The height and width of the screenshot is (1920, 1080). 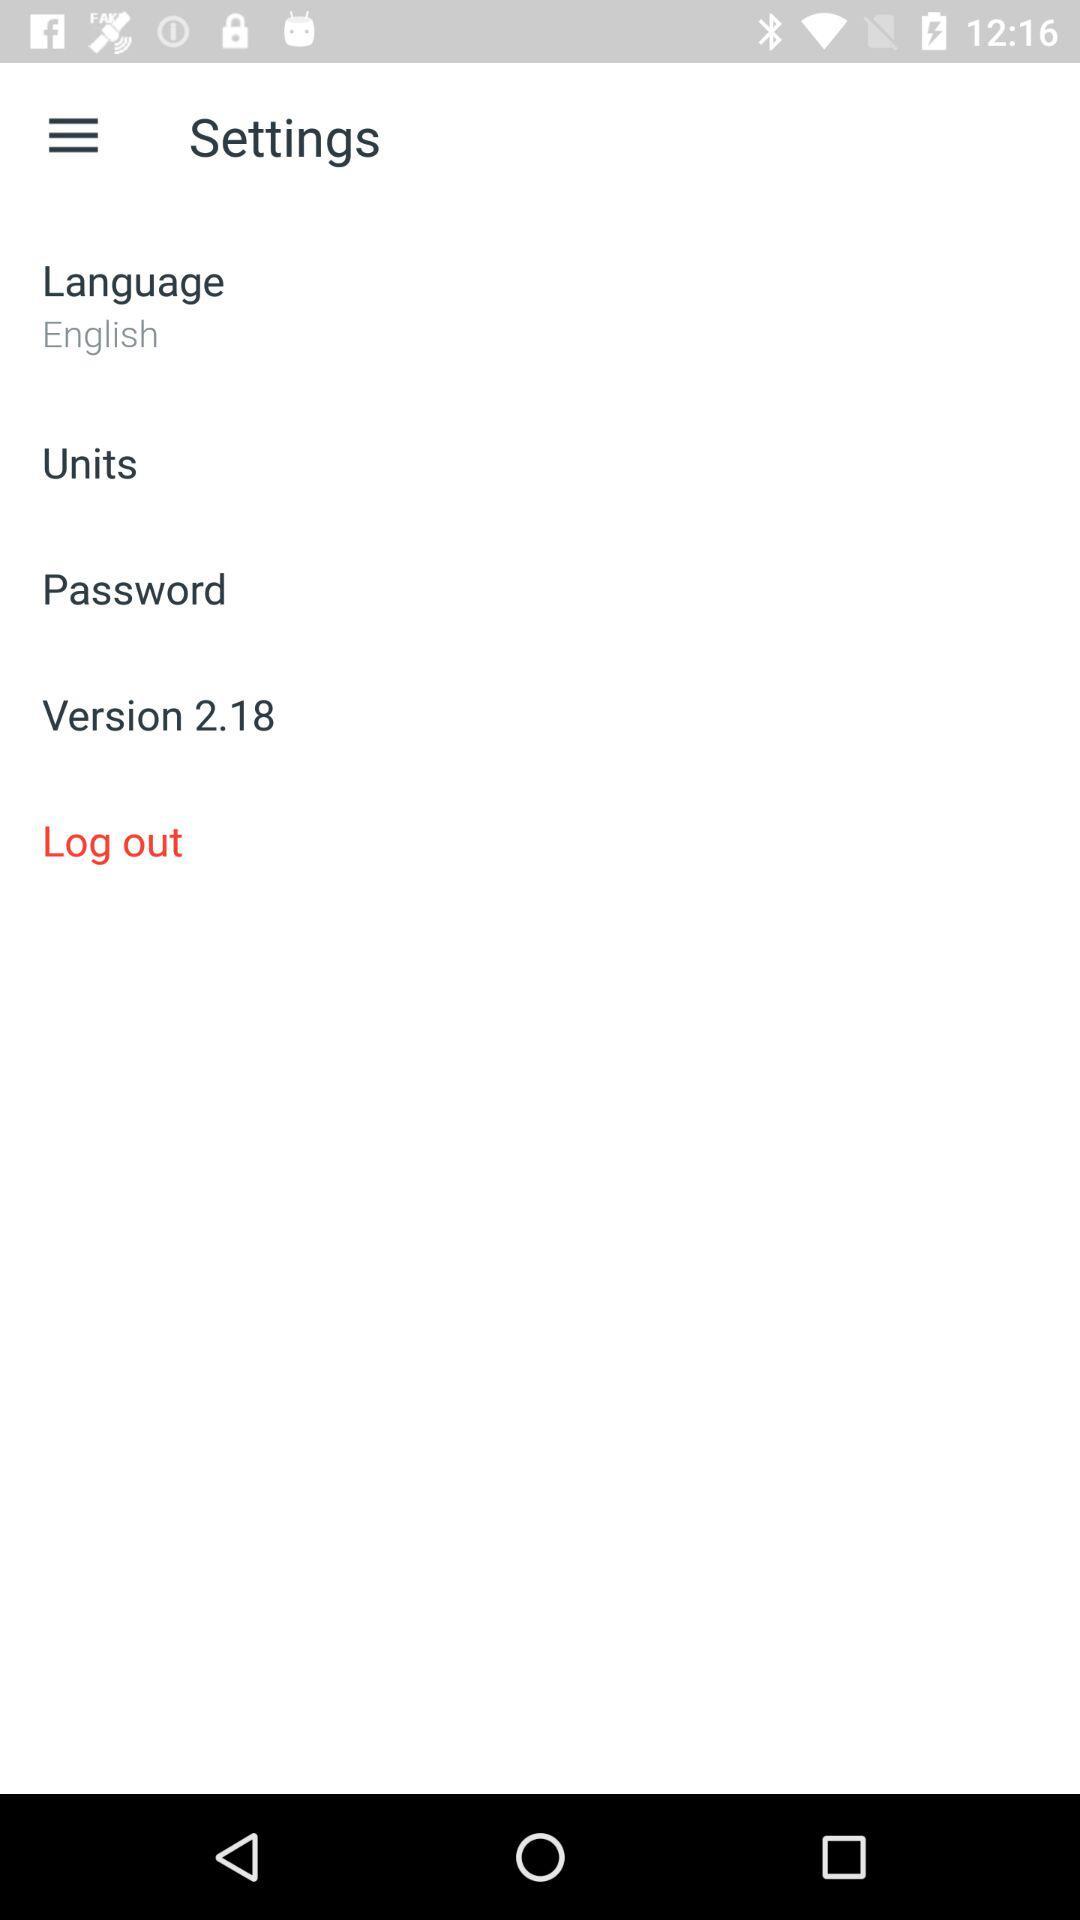 What do you see at coordinates (540, 460) in the screenshot?
I see `item below the english icon` at bounding box center [540, 460].